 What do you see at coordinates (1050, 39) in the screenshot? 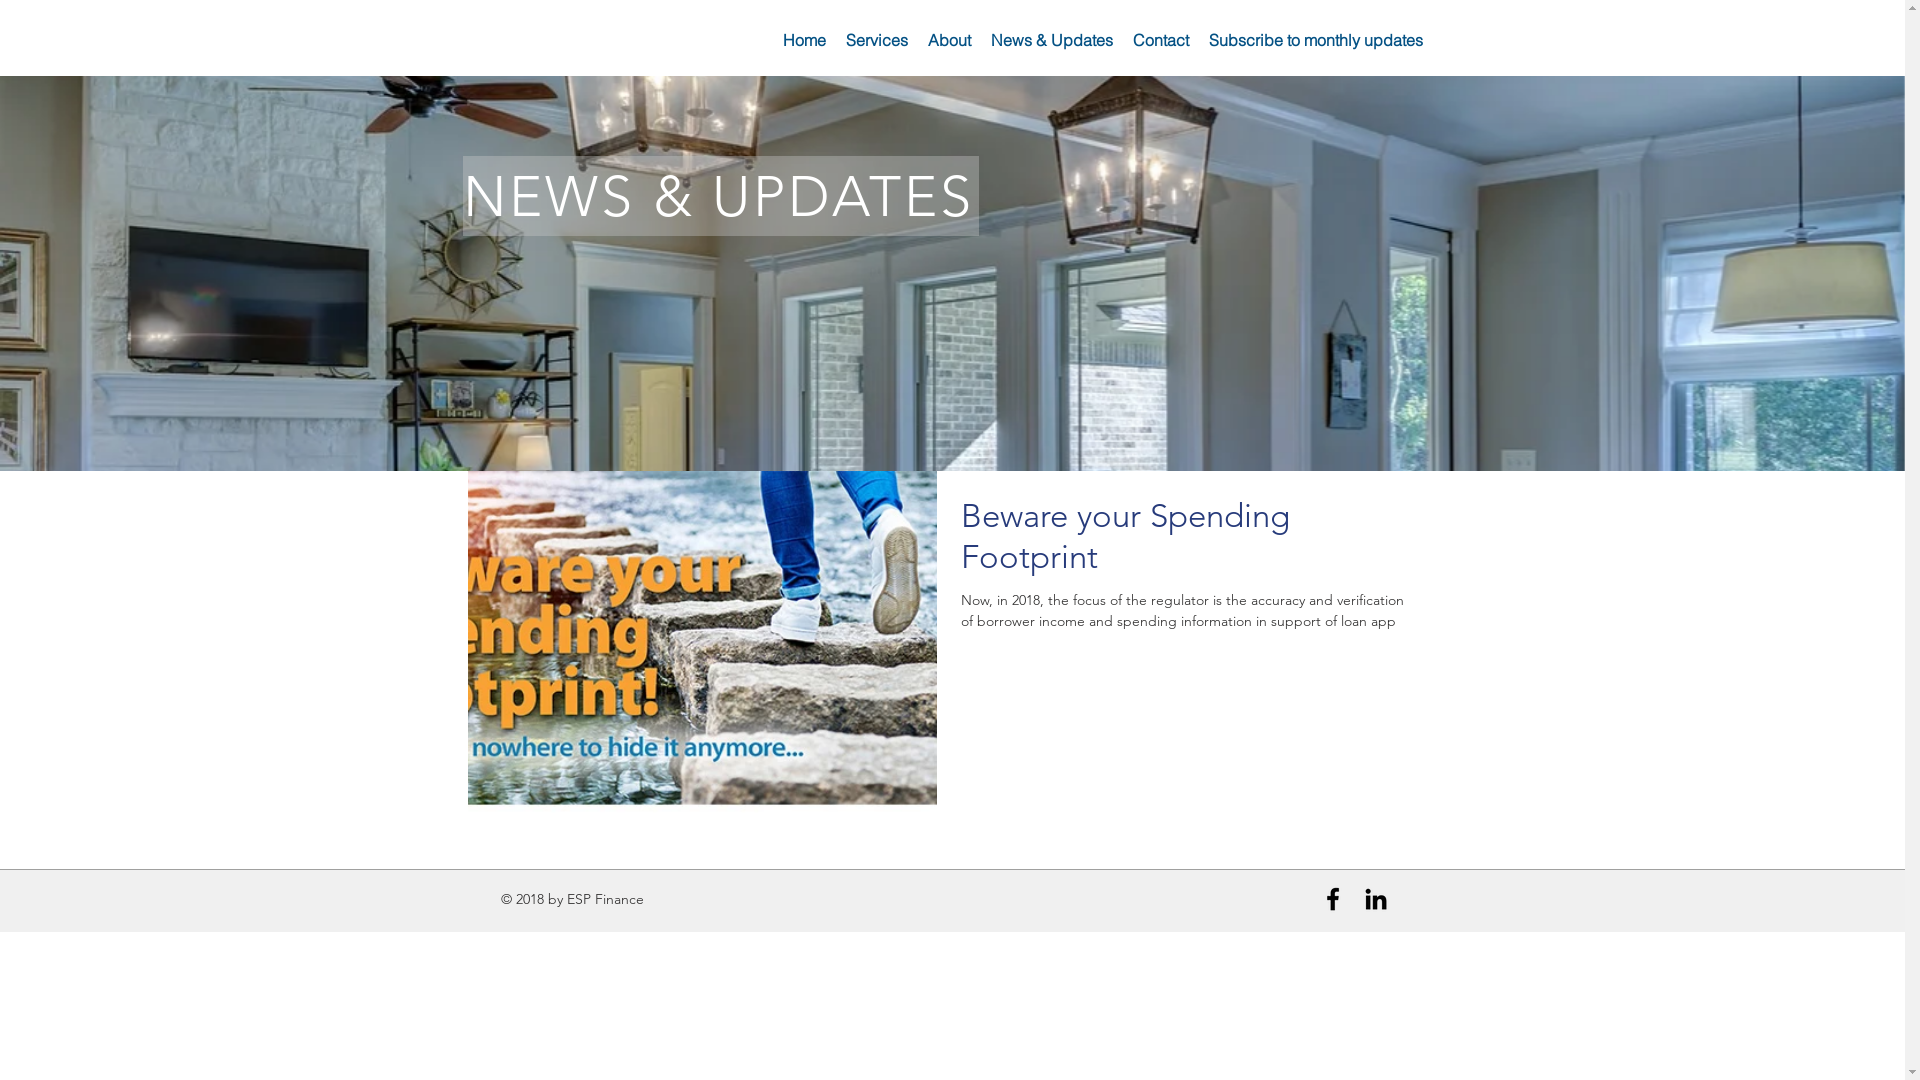
I see `'News & Updates'` at bounding box center [1050, 39].